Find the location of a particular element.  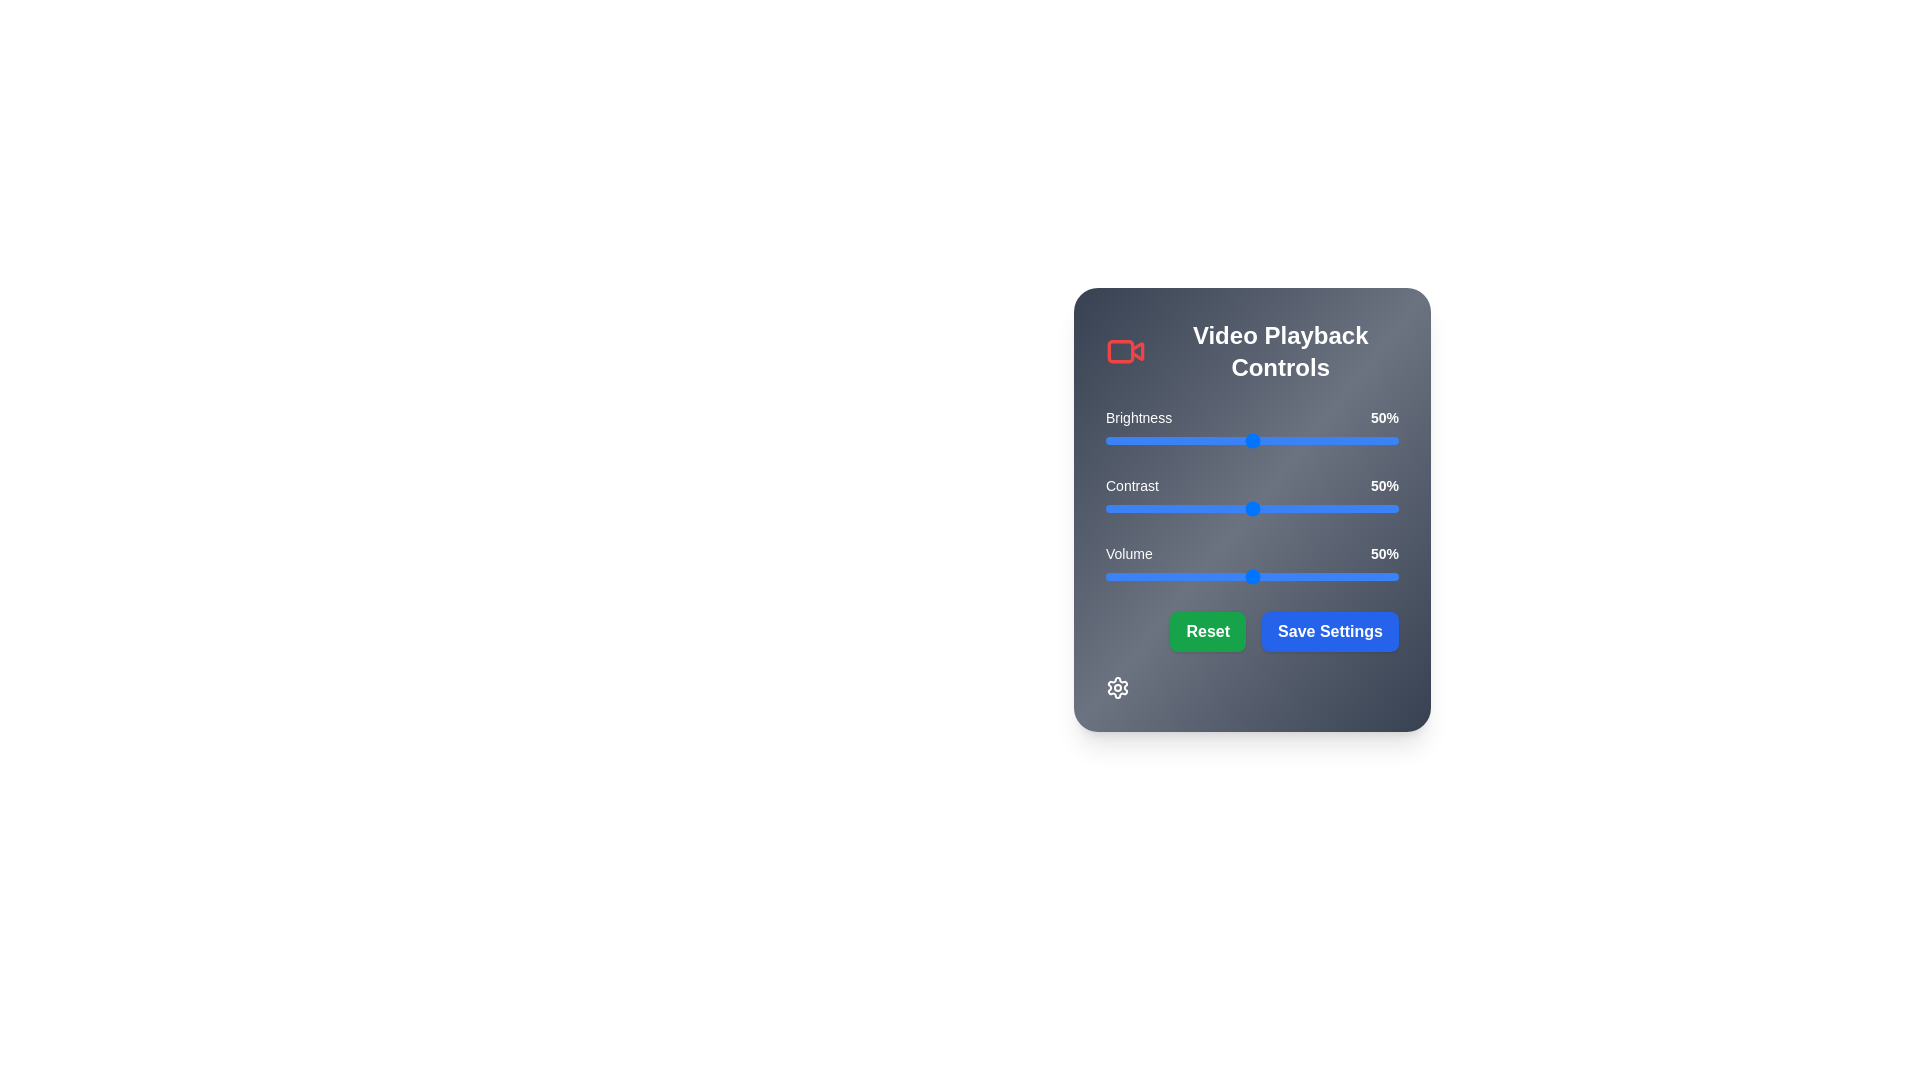

the gear icon located at the bottom-left corner of the 'Video Playback Controls' panel is located at coordinates (1117, 686).